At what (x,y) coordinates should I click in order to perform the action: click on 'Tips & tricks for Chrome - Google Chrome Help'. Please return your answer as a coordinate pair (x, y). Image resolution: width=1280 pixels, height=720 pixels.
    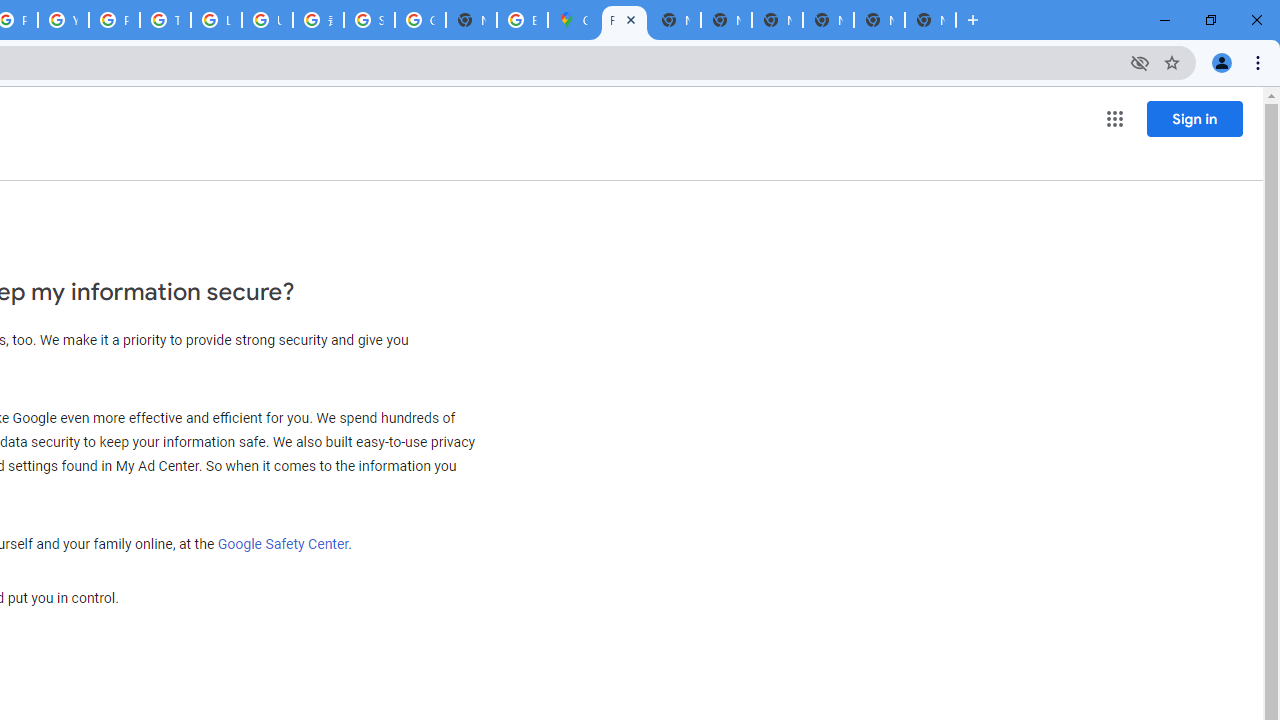
    Looking at the image, I should click on (165, 20).